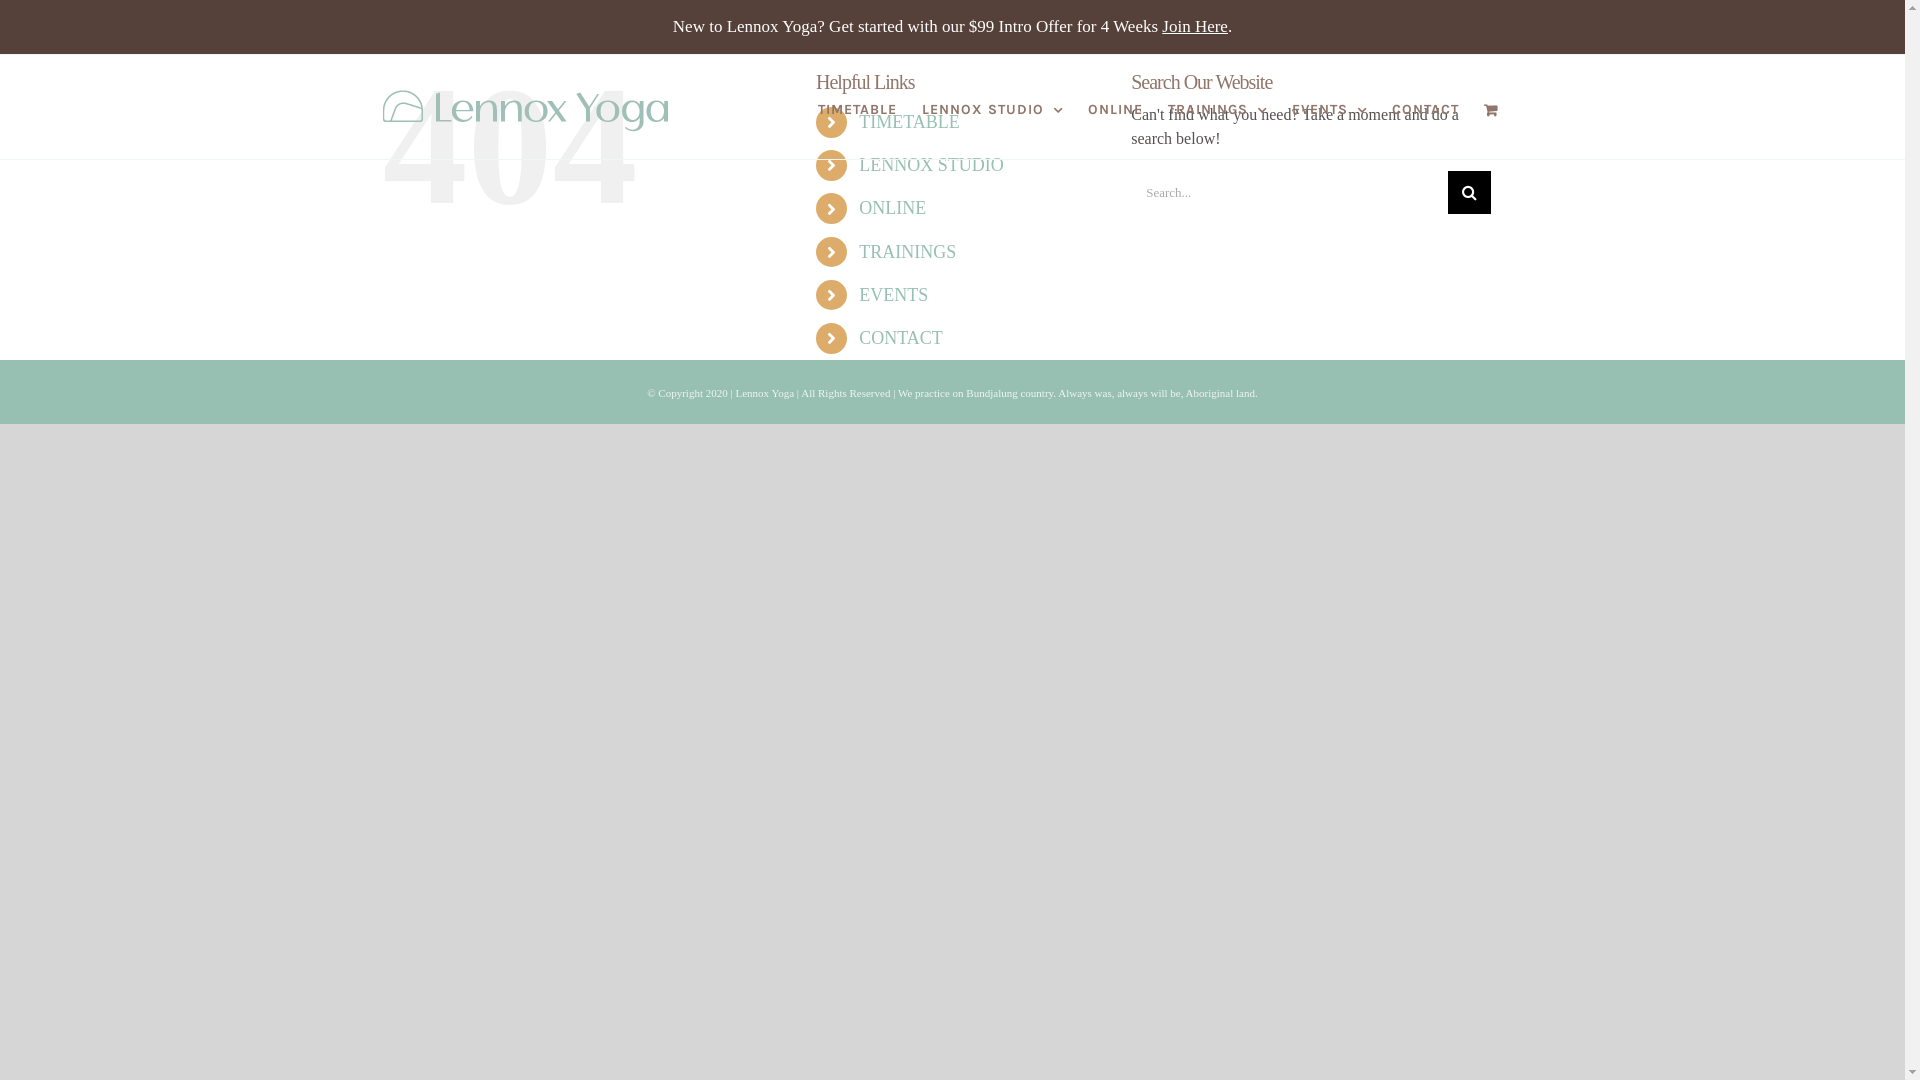 The height and width of the screenshot is (1080, 1920). Describe the element at coordinates (891, 208) in the screenshot. I see `'ONLINE'` at that location.